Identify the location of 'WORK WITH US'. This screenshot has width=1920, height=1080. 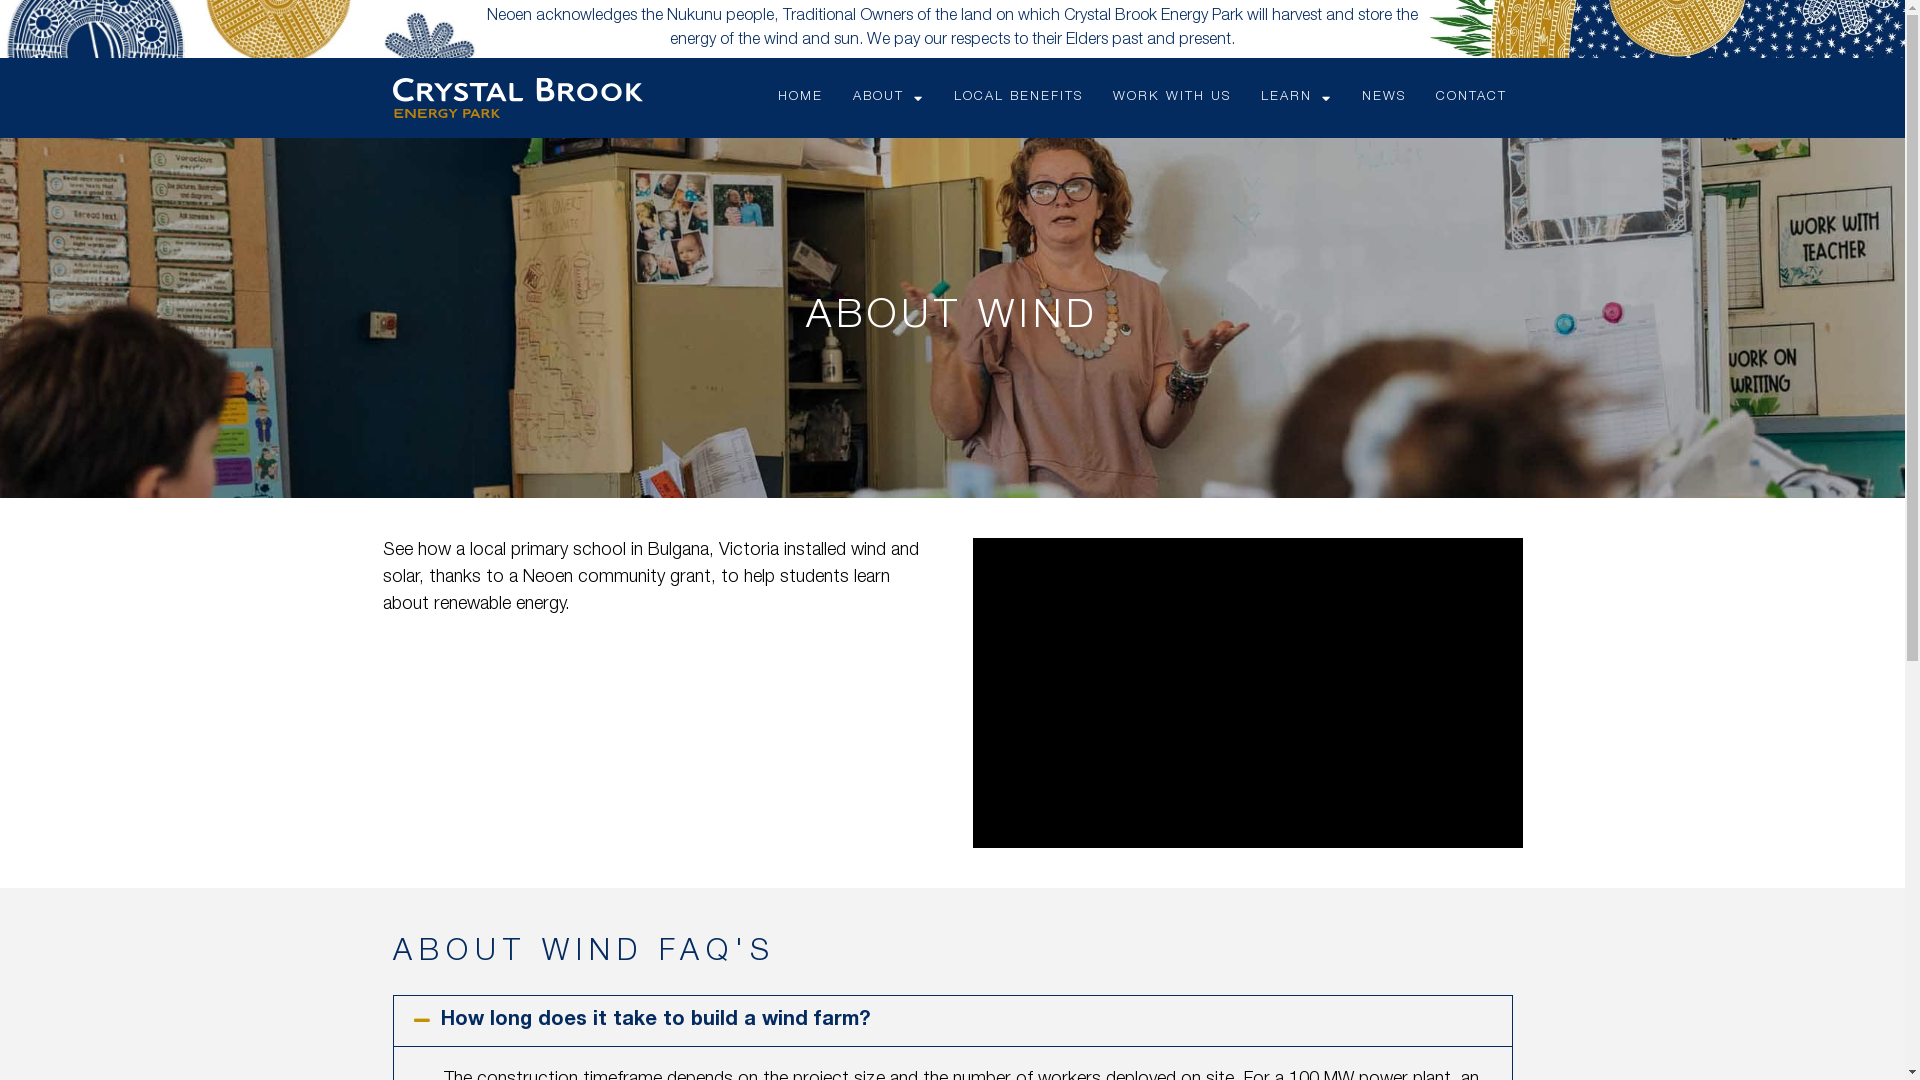
(1171, 97).